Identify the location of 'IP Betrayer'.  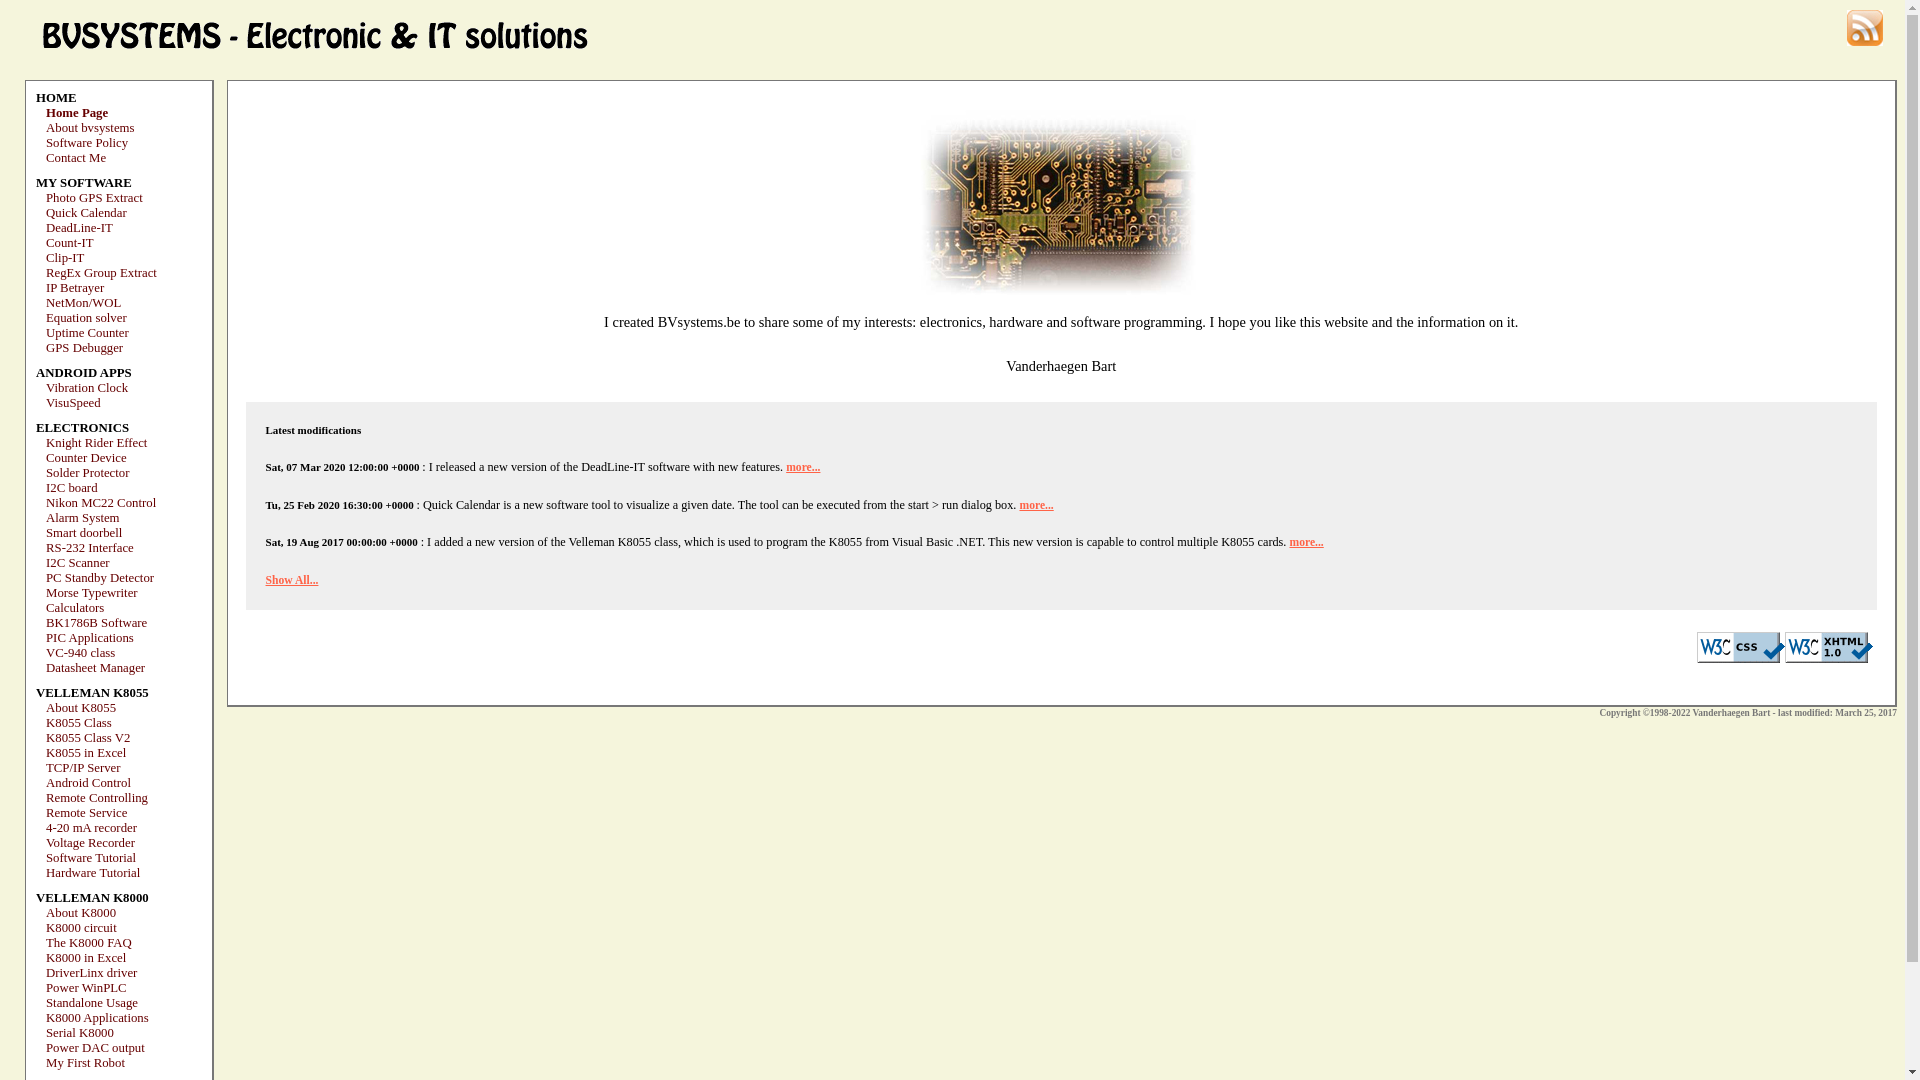
(75, 288).